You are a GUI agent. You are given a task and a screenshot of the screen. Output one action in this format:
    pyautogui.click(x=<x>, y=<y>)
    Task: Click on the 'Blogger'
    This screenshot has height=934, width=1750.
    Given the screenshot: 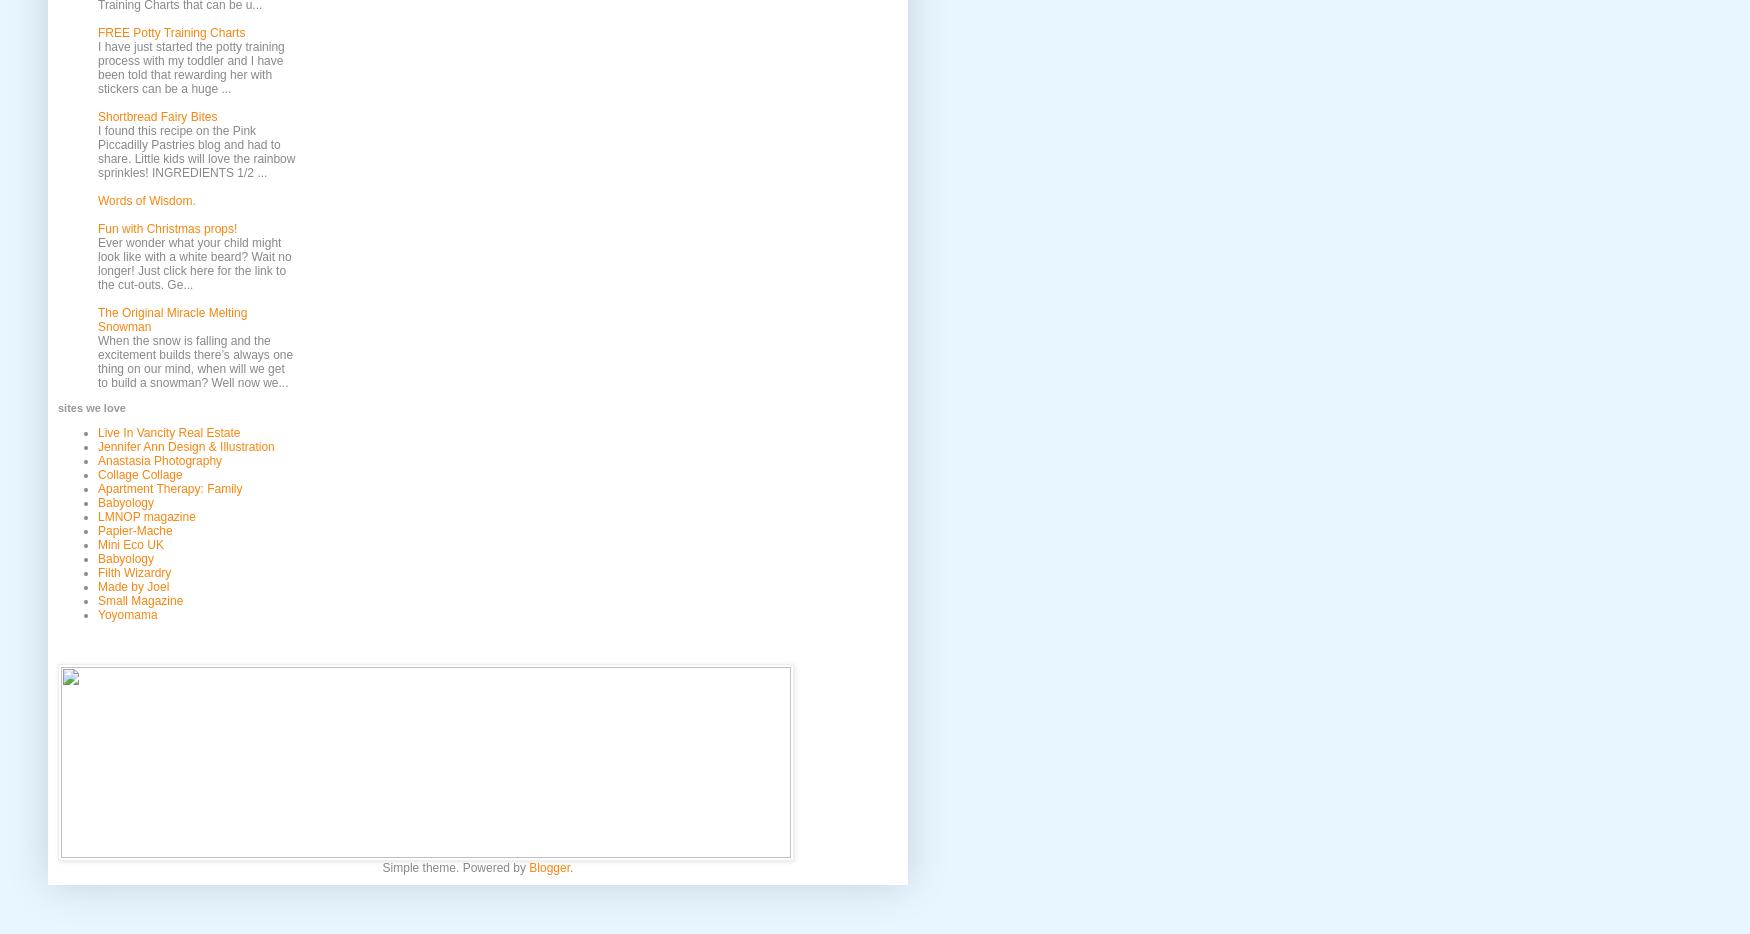 What is the action you would take?
    pyautogui.click(x=548, y=866)
    